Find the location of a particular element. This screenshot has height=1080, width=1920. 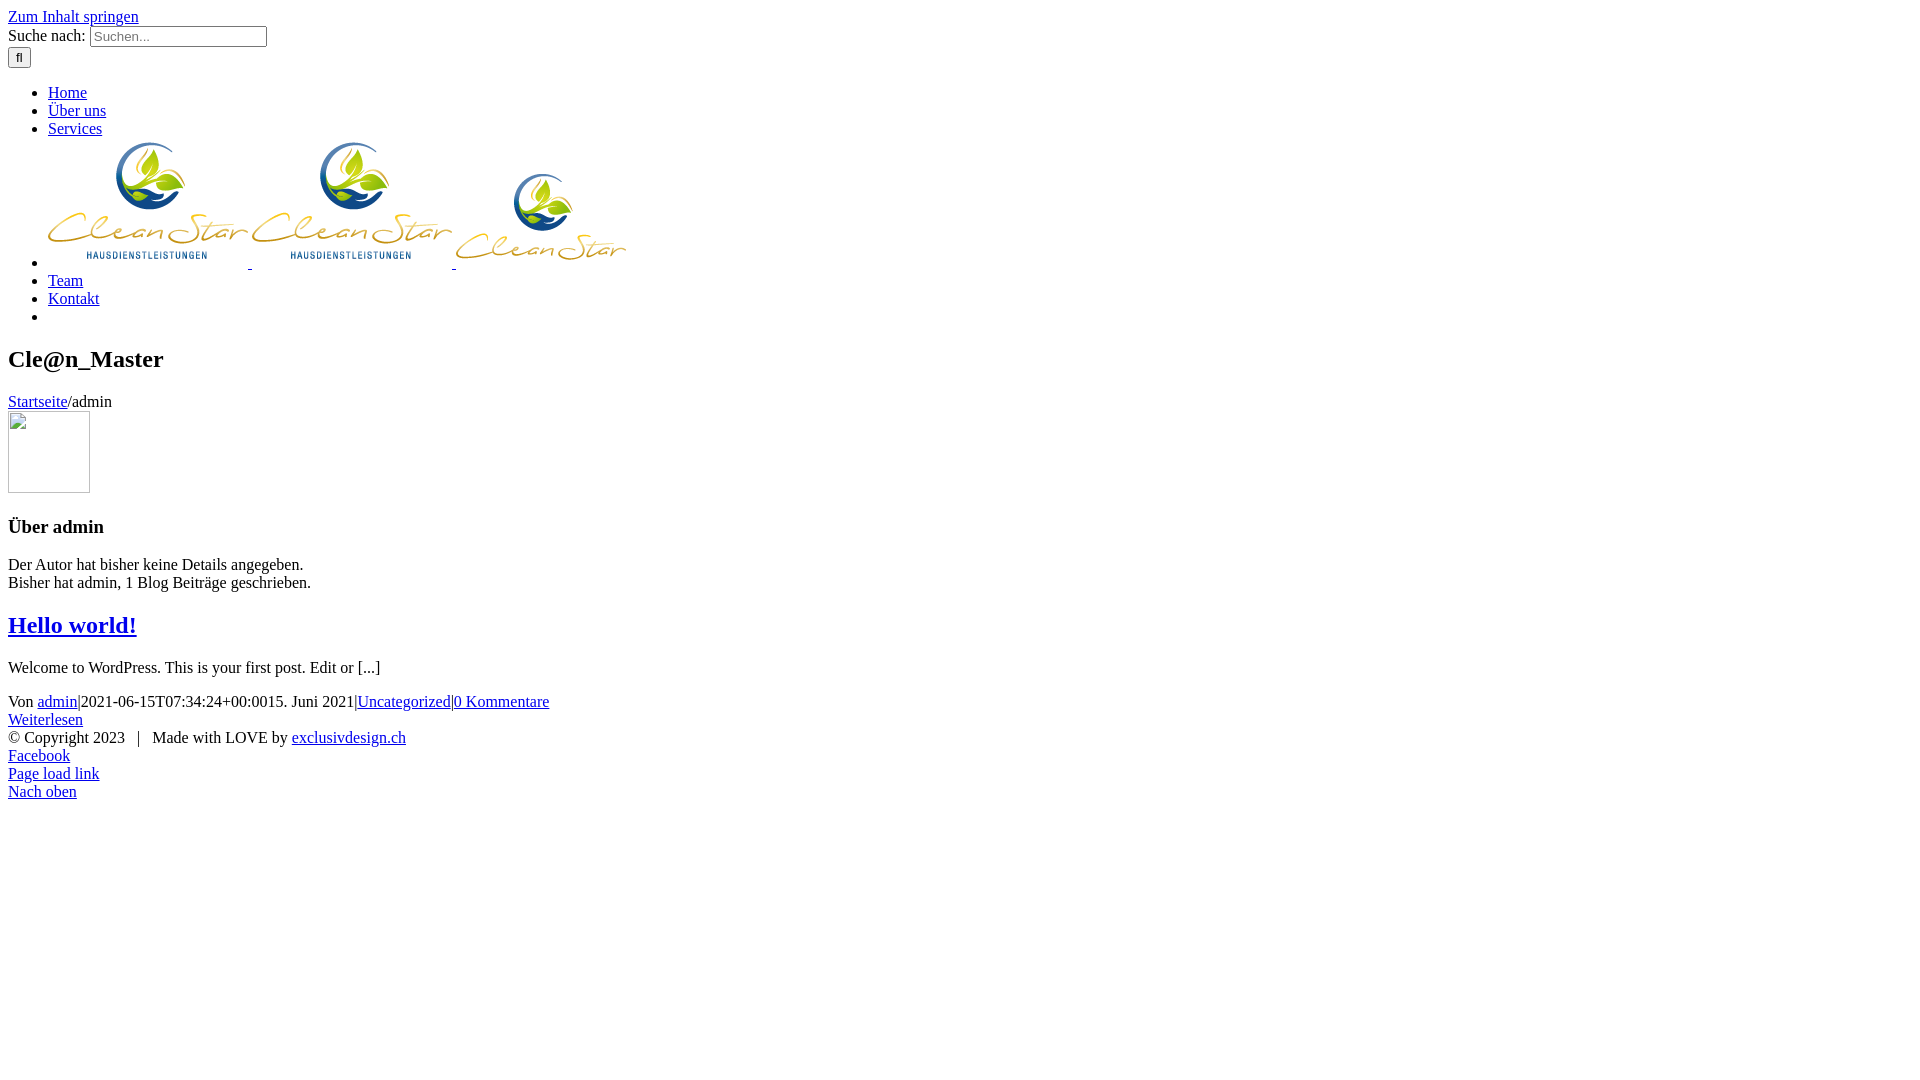

'Weiterlesen' is located at coordinates (45, 718).